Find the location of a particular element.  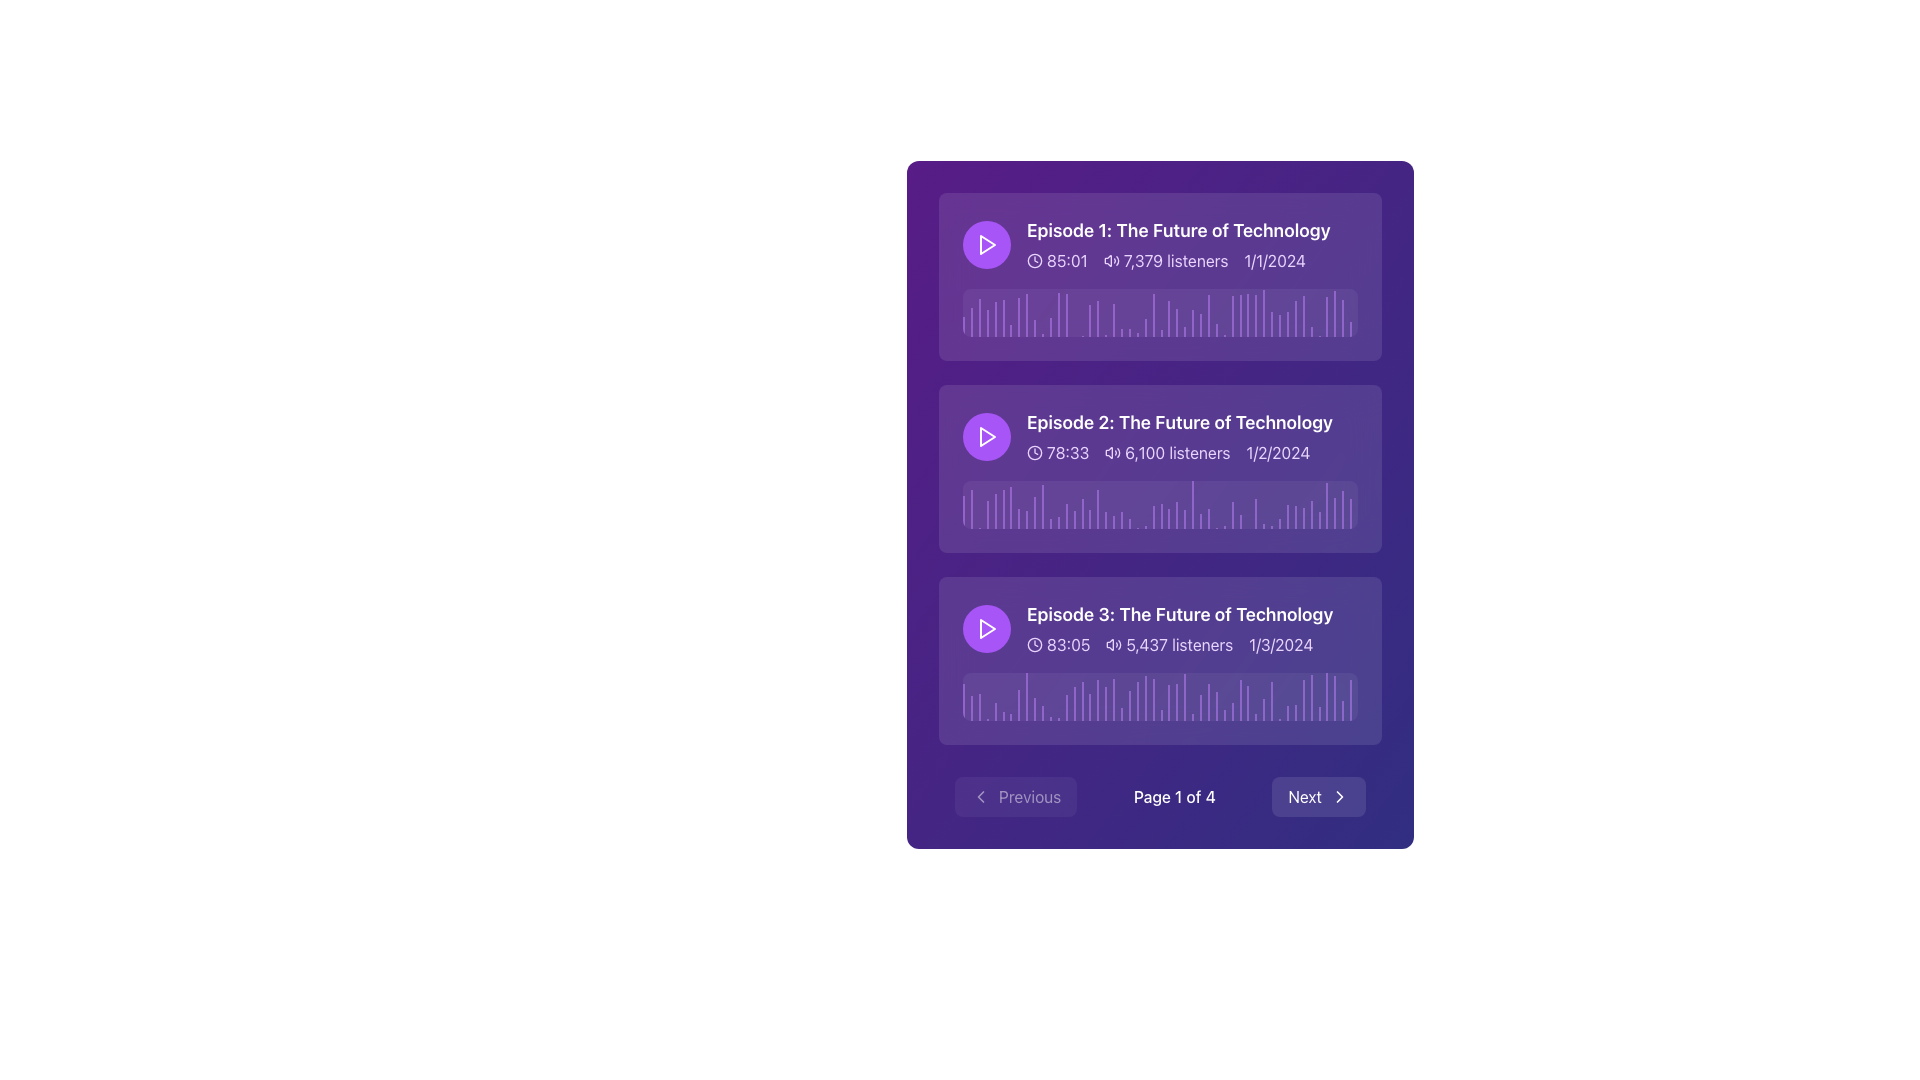

the play button located to the left of the title 'Episode 1: The Future of Technology' is located at coordinates (987, 244).